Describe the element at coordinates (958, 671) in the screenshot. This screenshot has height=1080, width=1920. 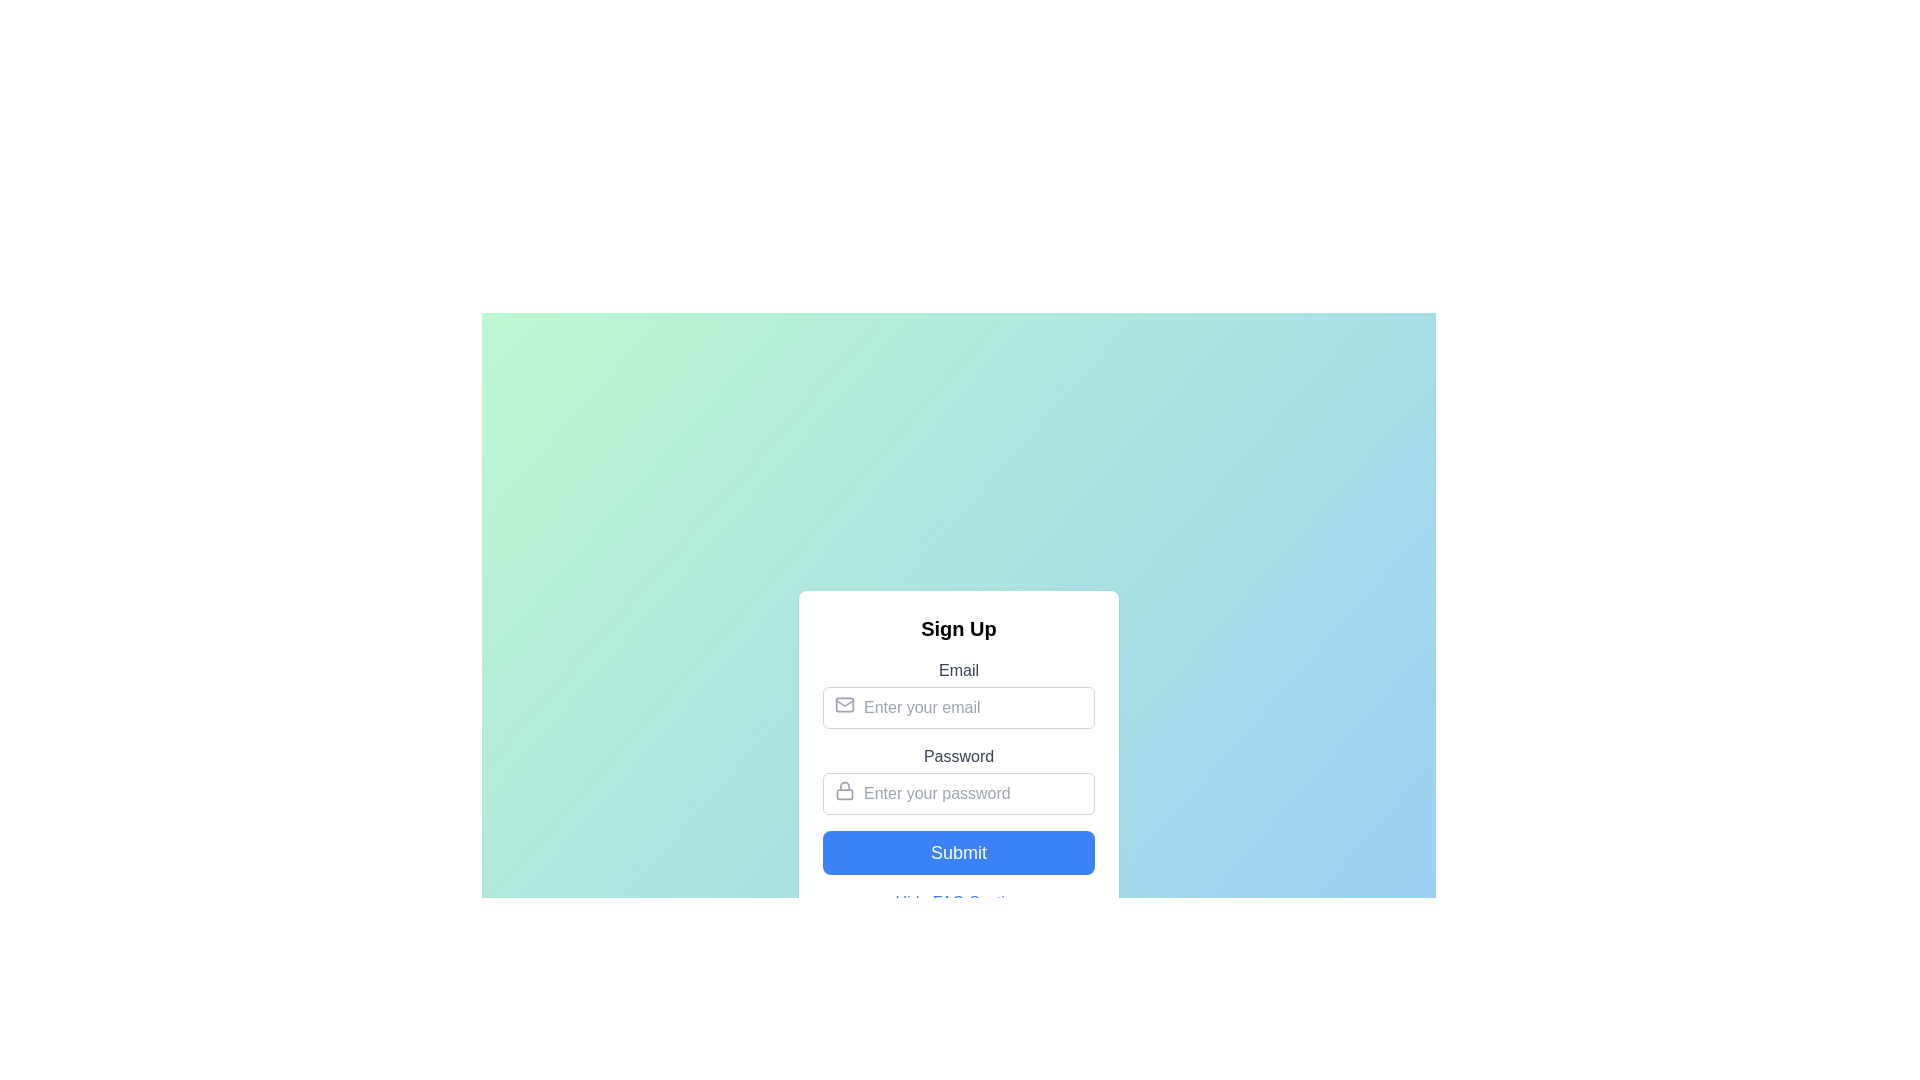
I see `the label that indicates the email input field, which is positioned directly above the email input in the form layout` at that location.